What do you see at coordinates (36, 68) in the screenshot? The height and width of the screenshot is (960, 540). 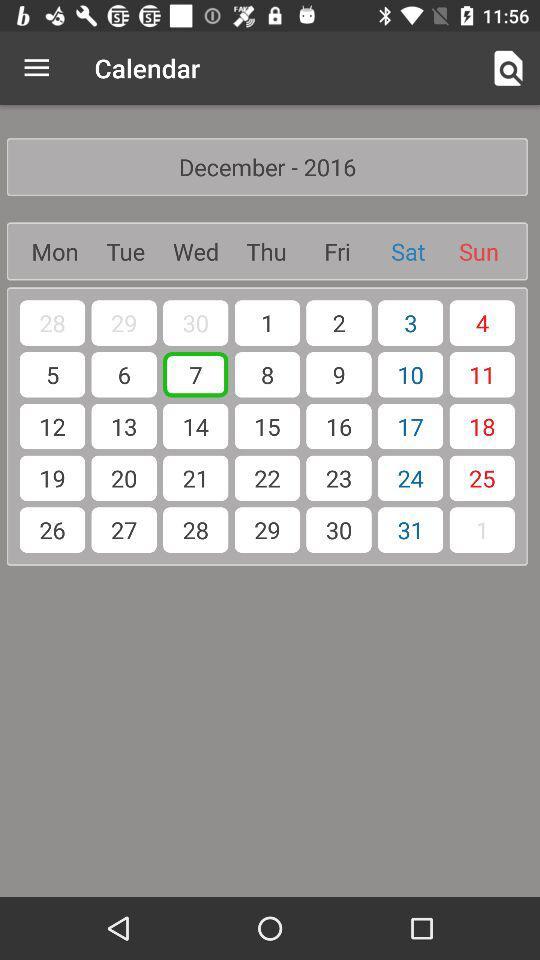 I see `icon above the december - 2016 icon` at bounding box center [36, 68].